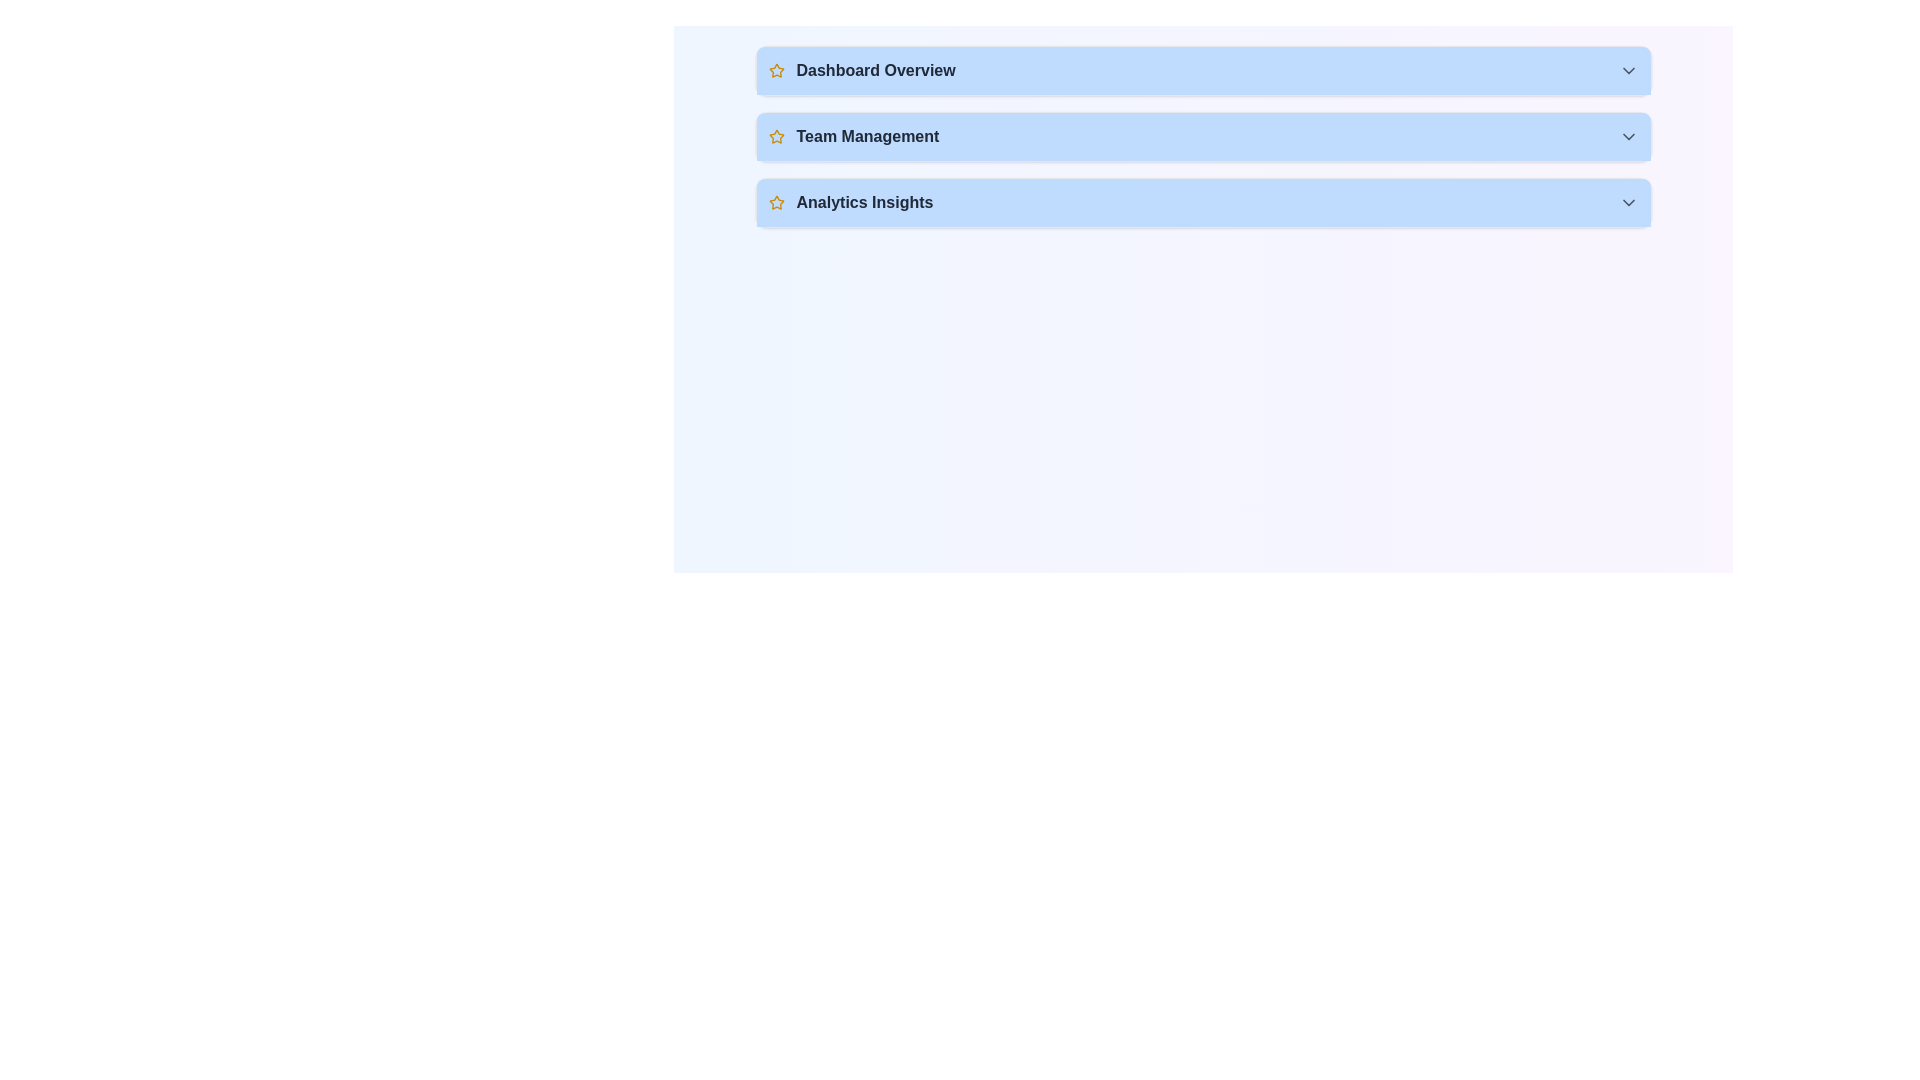  I want to click on the downward-pointing gray chevron icon located at the far right of the 'Dashboard Overview' button, so click(1628, 69).